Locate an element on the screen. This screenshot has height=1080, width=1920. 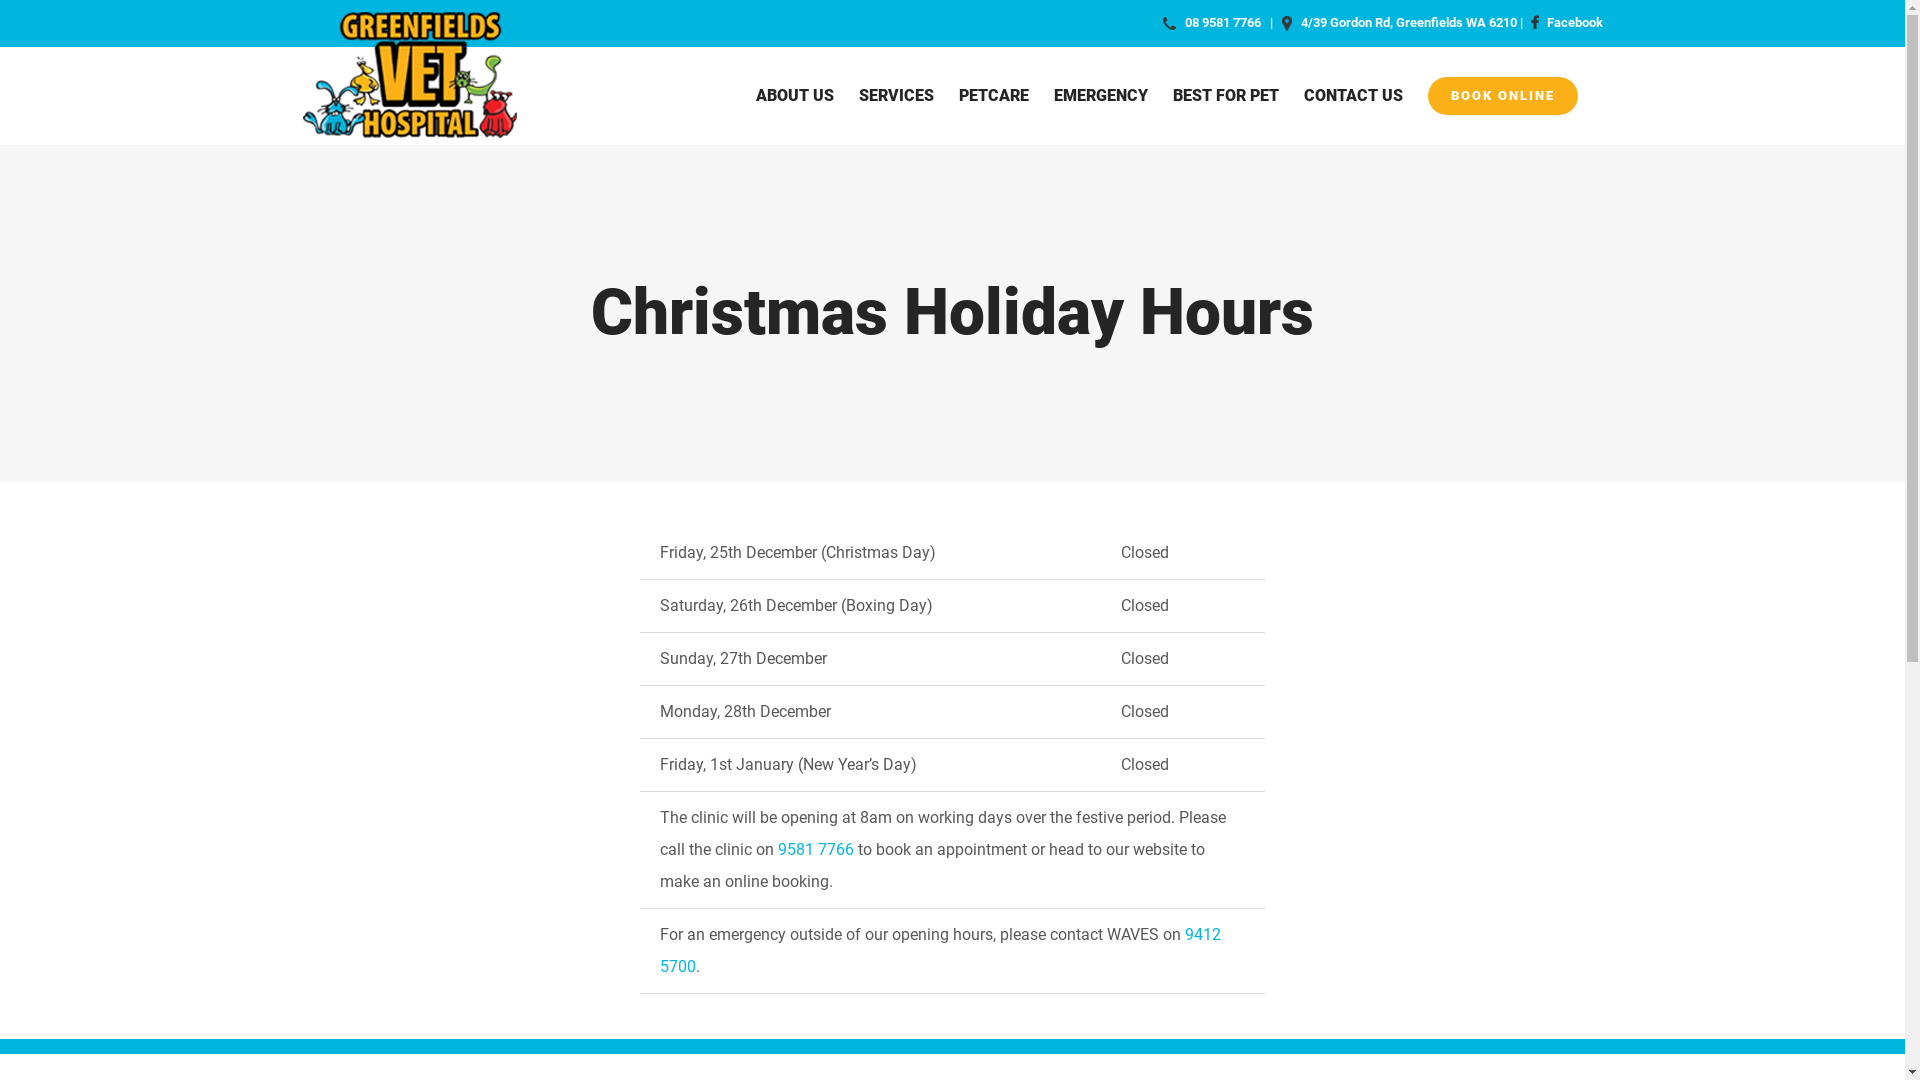
'9412 5700' is located at coordinates (660, 949).